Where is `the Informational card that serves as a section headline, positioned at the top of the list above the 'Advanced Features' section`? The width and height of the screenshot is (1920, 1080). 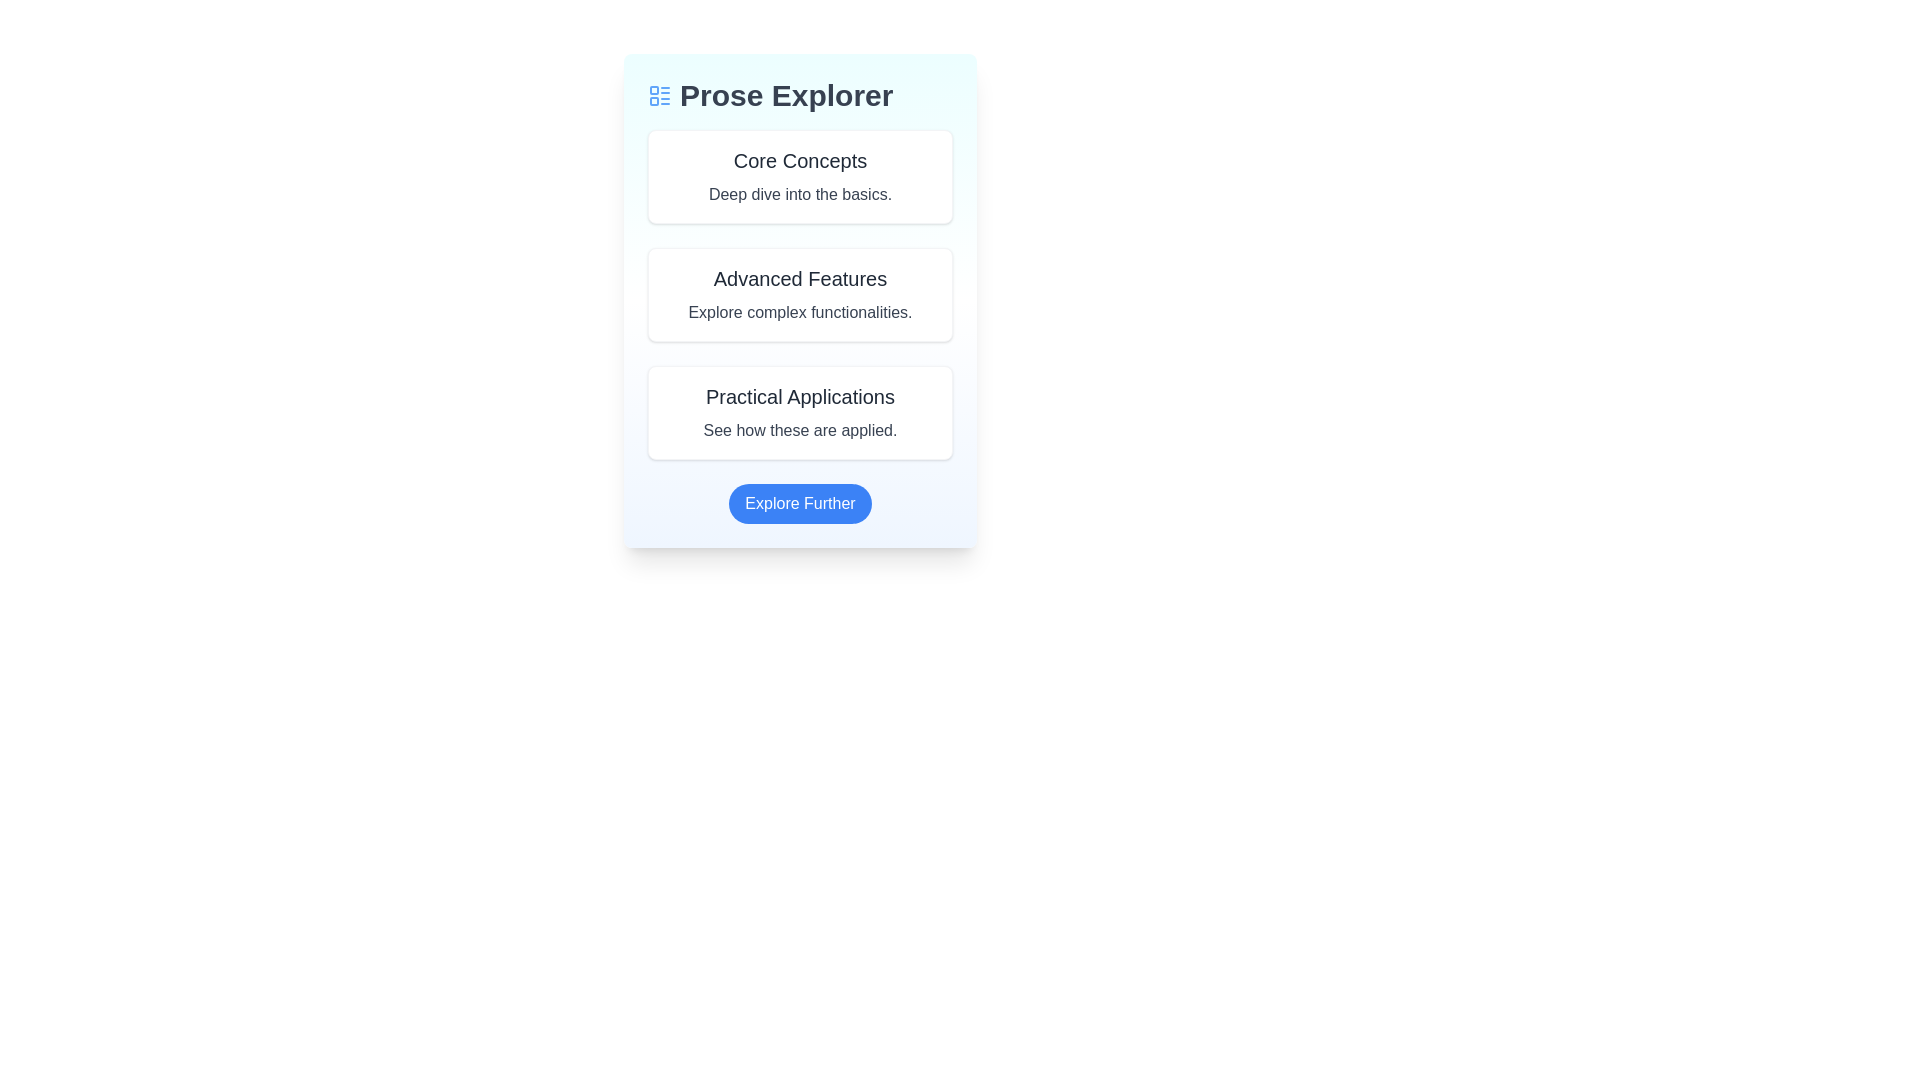
the Informational card that serves as a section headline, positioned at the top of the list above the 'Advanced Features' section is located at coordinates (800, 176).